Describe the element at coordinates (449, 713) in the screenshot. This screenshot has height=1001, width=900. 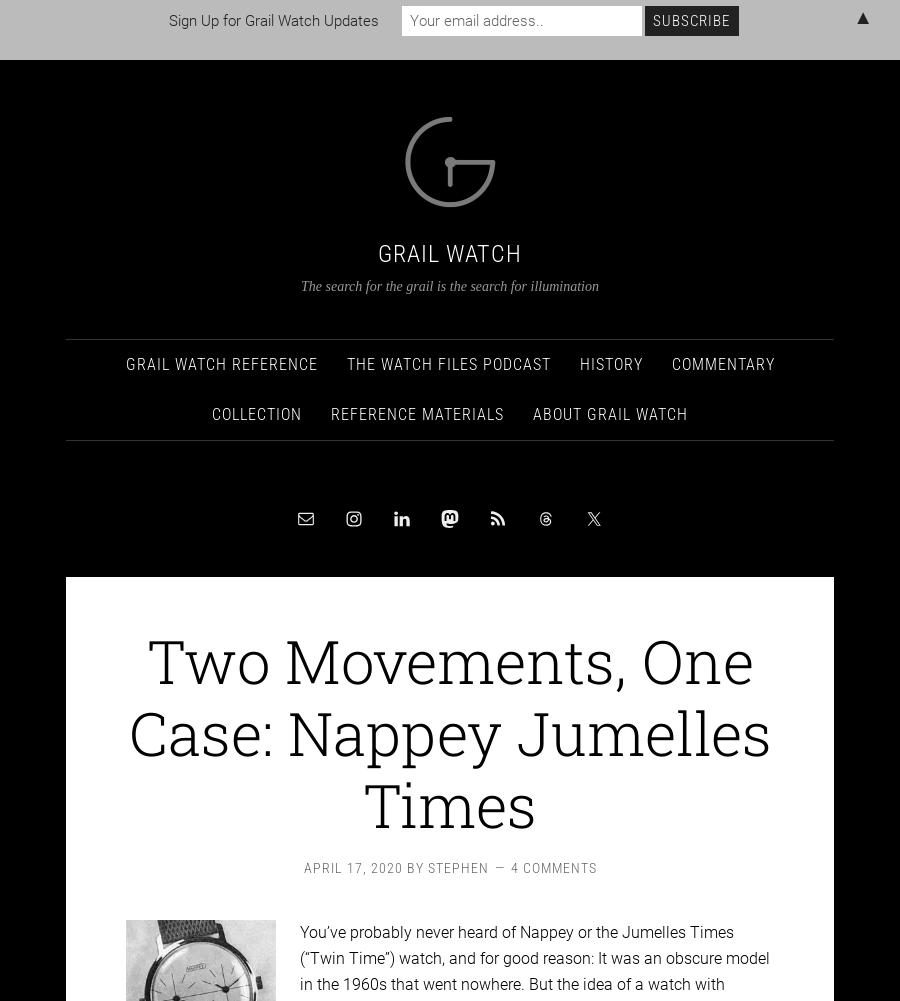
I see `'Two Movements, One Case: Nappey Jumelles Times'` at that location.